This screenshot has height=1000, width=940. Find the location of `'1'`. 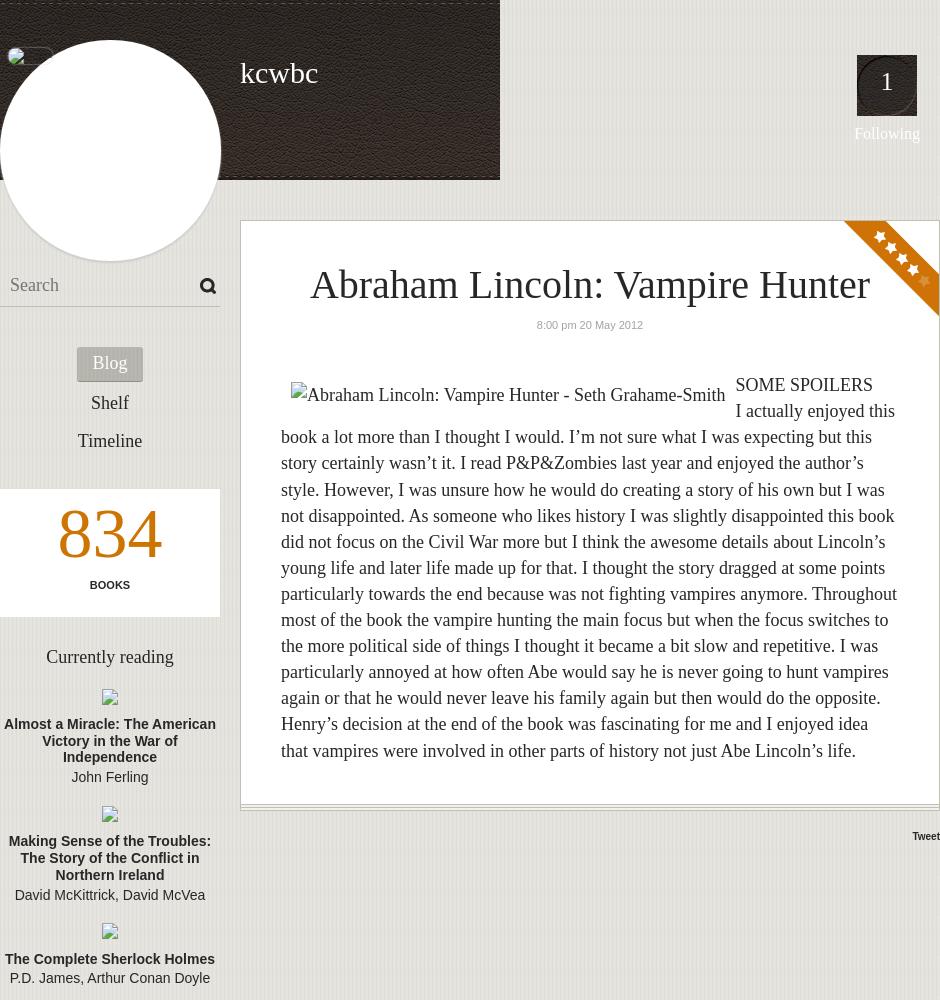

'1' is located at coordinates (886, 80).